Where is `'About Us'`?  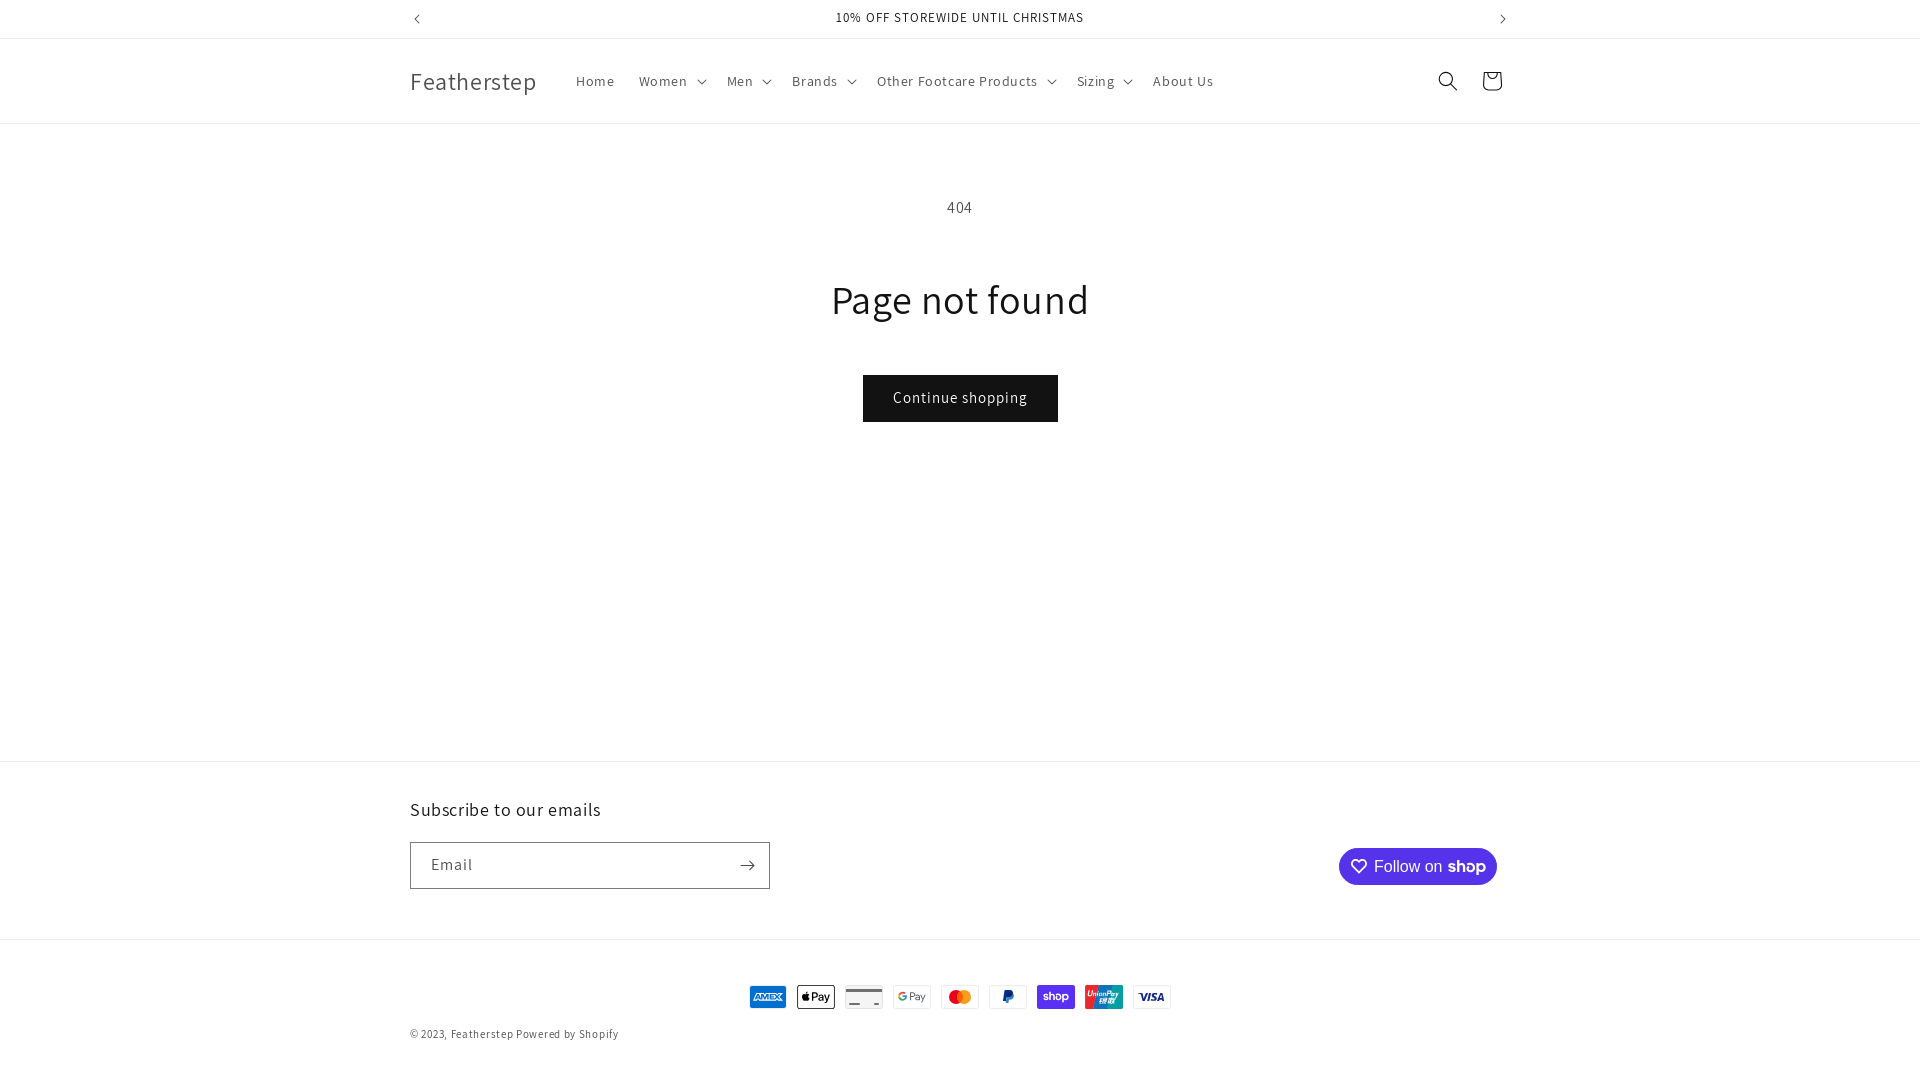 'About Us' is located at coordinates (1141, 80).